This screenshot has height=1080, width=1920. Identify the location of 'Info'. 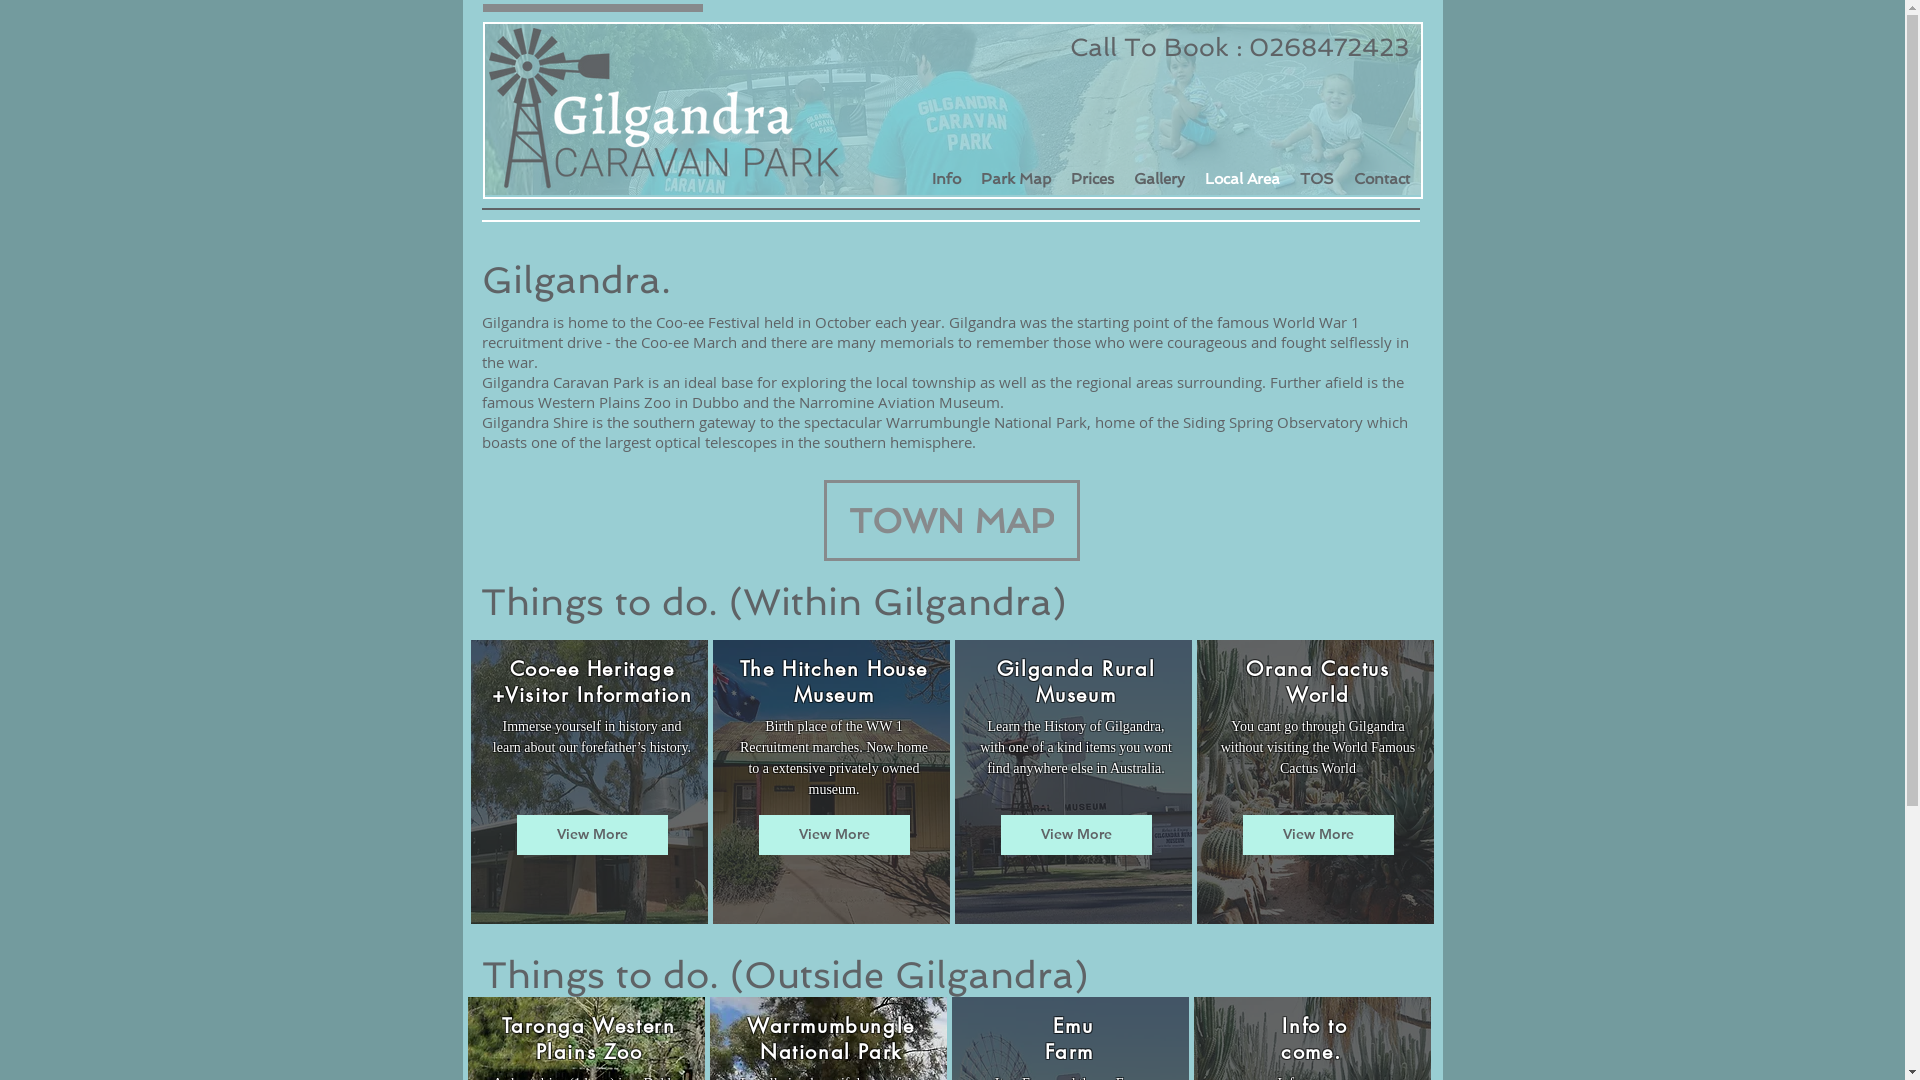
(920, 177).